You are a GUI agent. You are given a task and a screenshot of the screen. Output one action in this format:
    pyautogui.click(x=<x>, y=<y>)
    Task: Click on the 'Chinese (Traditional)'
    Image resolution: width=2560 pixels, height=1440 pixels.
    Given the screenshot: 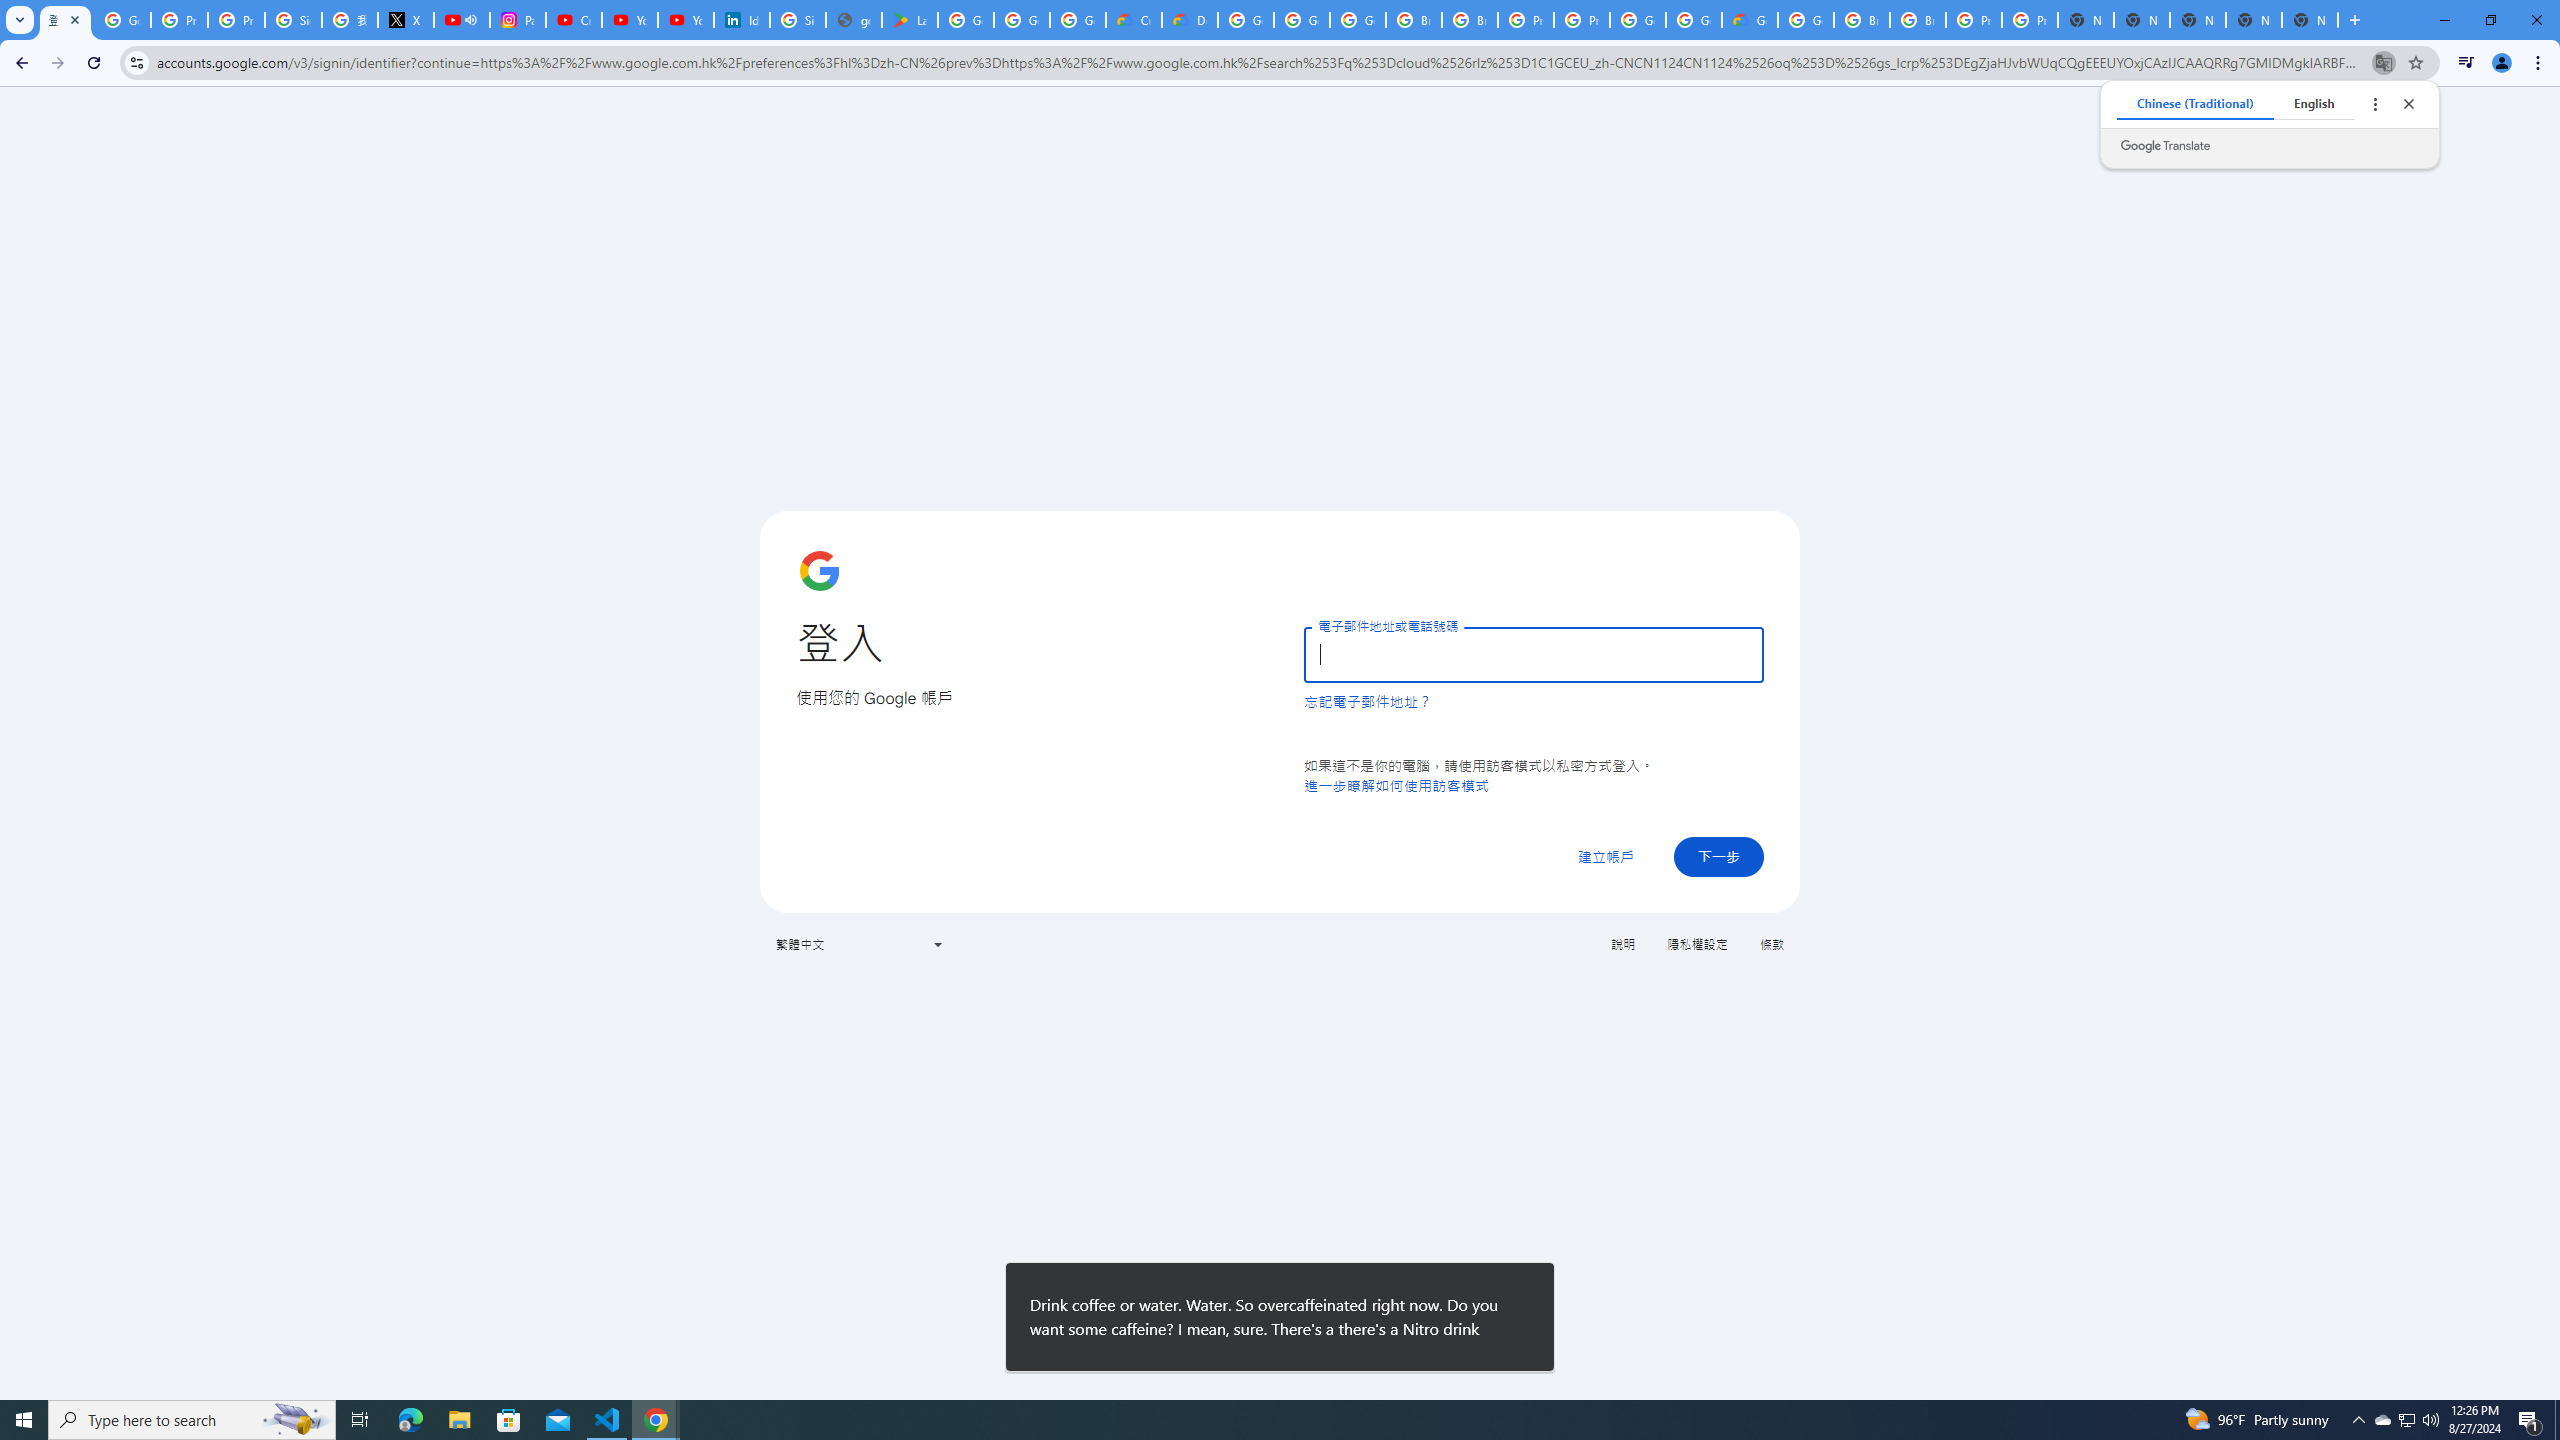 What is the action you would take?
    pyautogui.click(x=2194, y=103)
    